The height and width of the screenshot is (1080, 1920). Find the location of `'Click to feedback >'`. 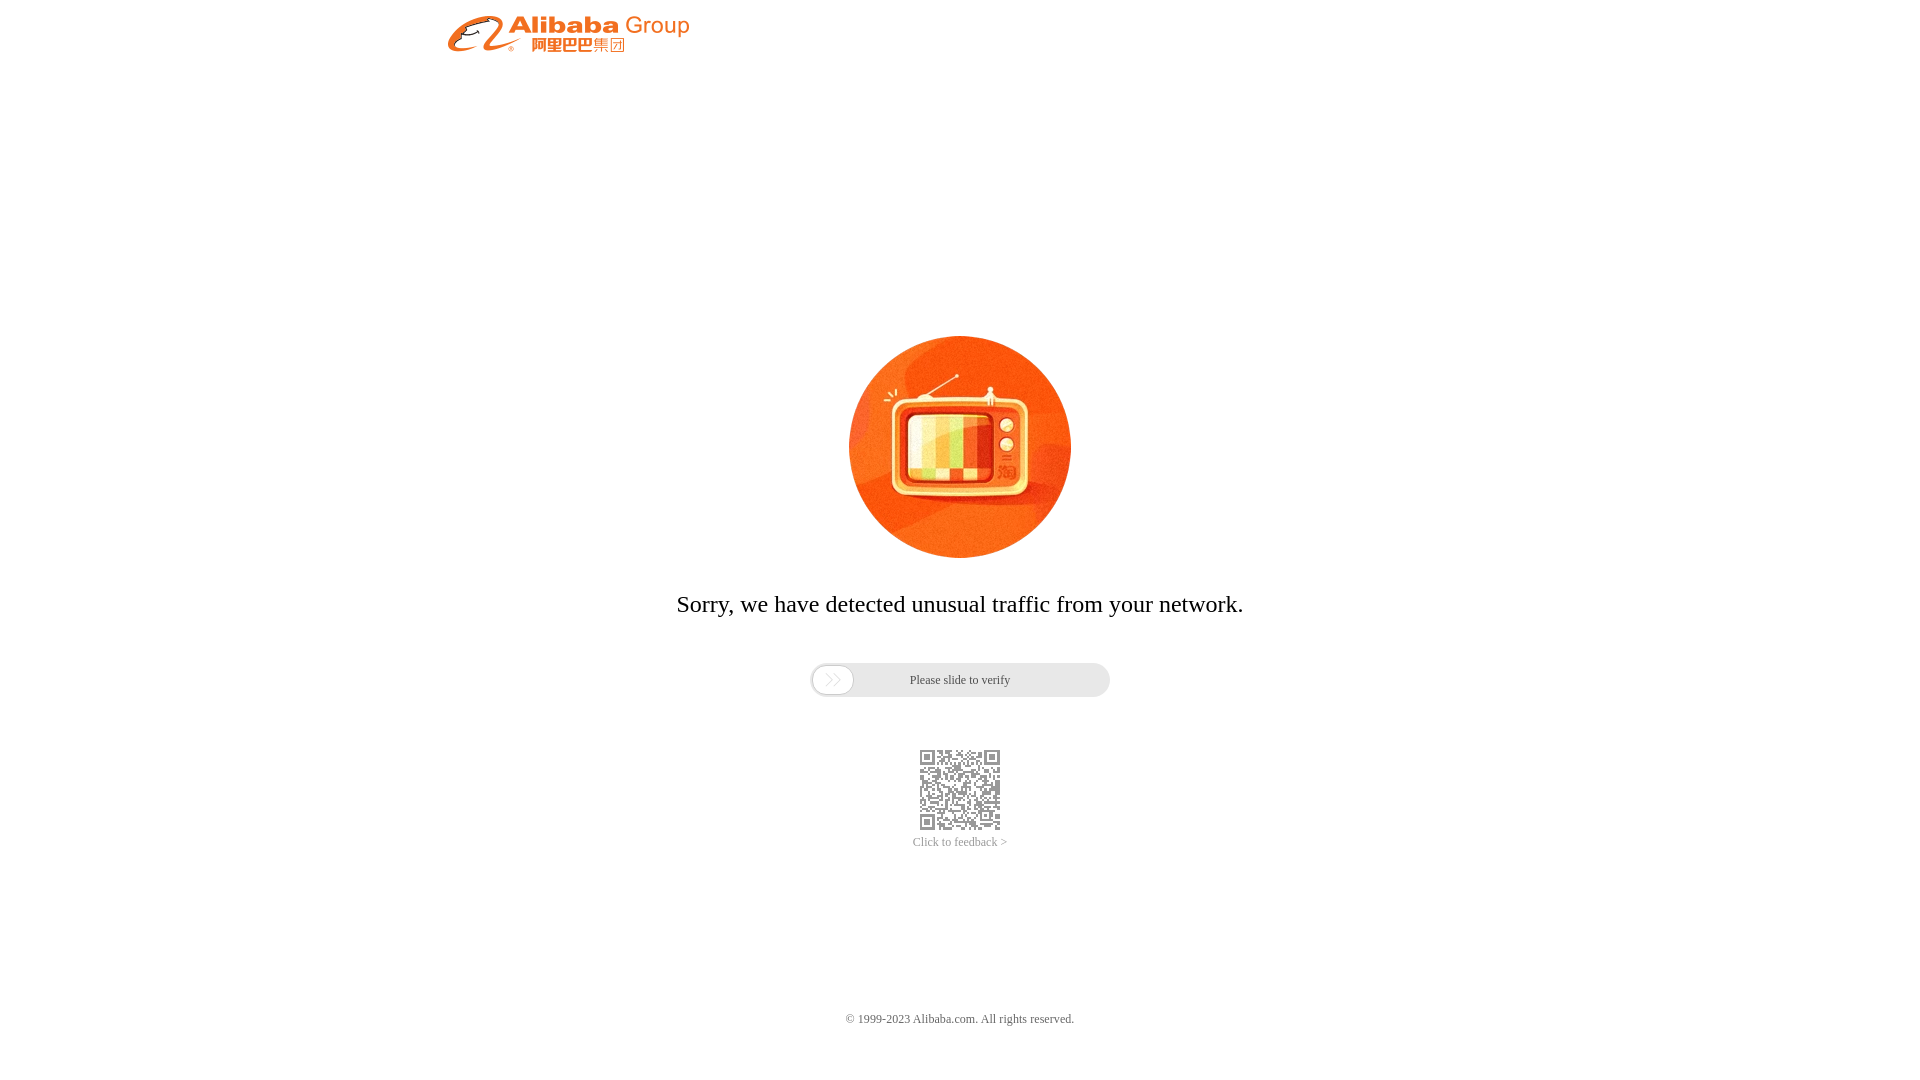

'Click to feedback >' is located at coordinates (960, 842).